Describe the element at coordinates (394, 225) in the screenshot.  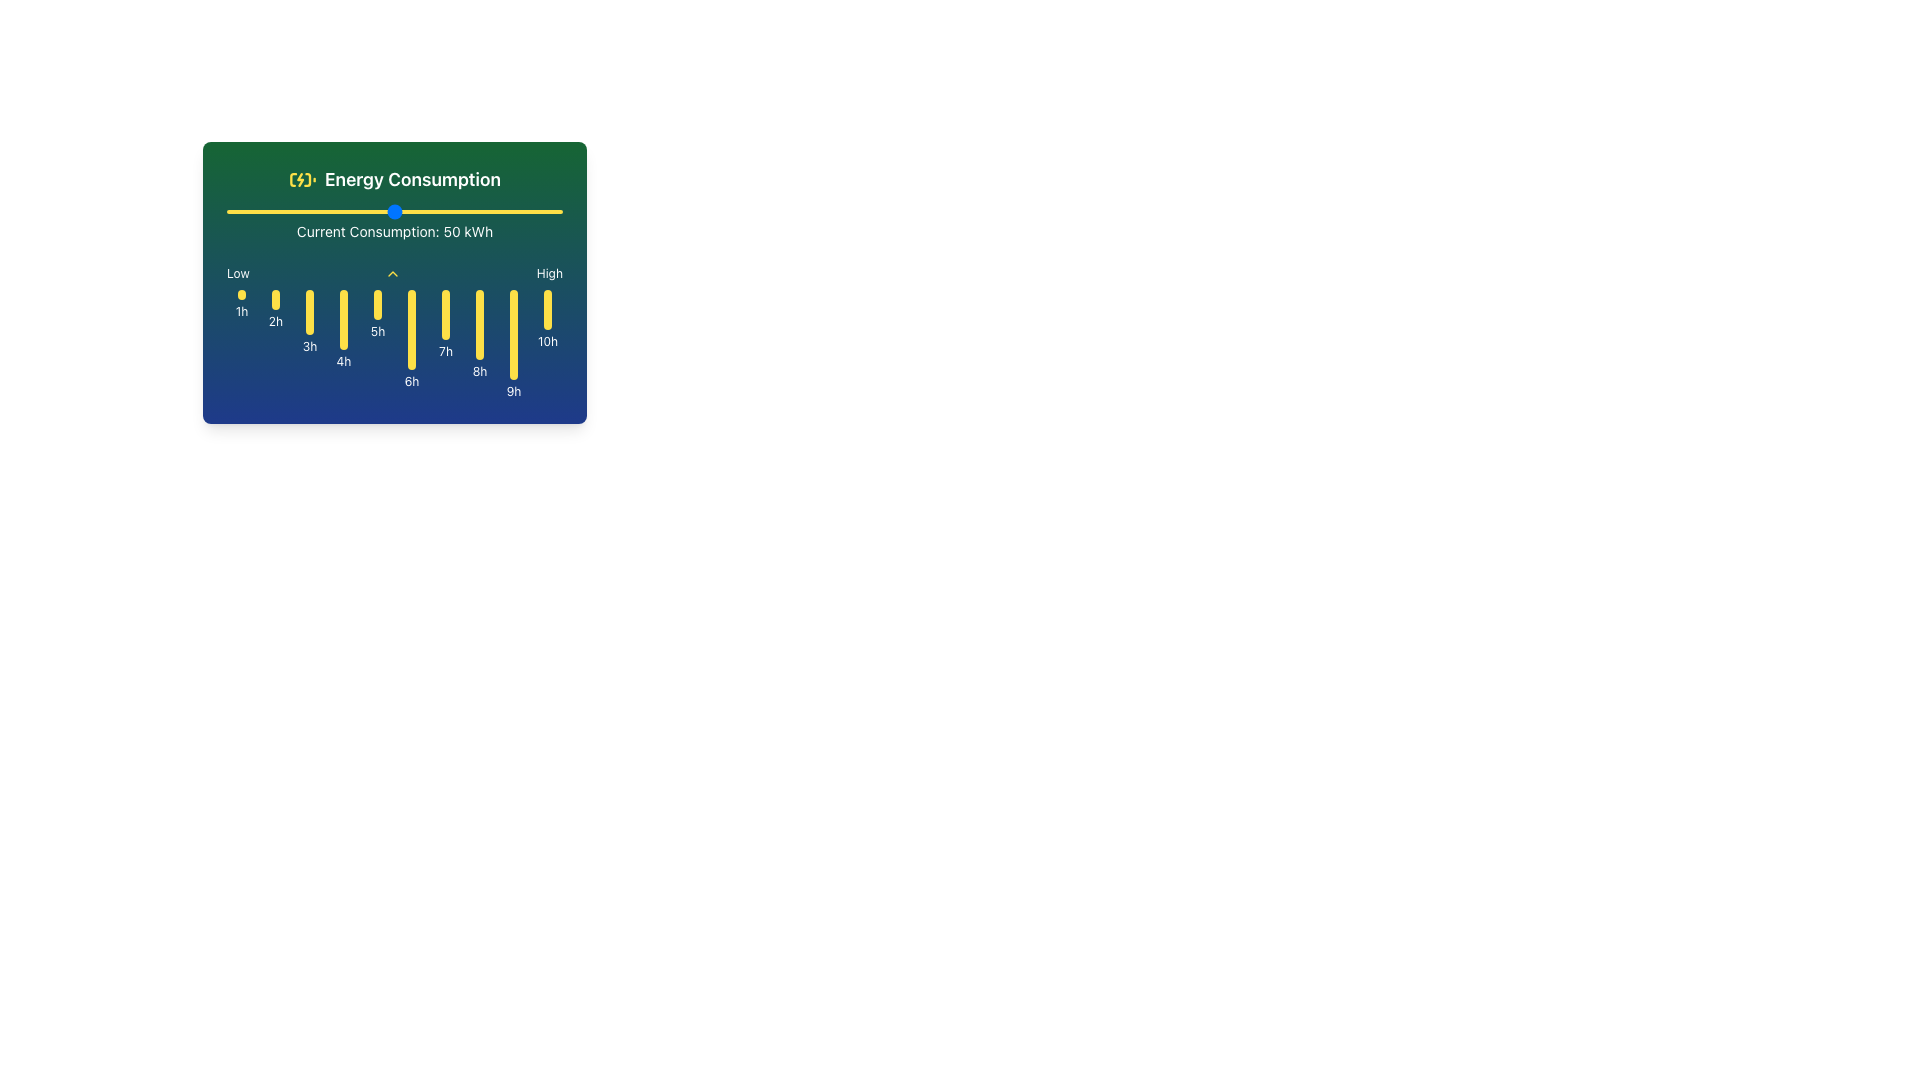
I see `the energy consumption text label, which displays the current energy consumption in kilowatt-hours (kWh), to affect the displayed value by interacting with related elements` at that location.